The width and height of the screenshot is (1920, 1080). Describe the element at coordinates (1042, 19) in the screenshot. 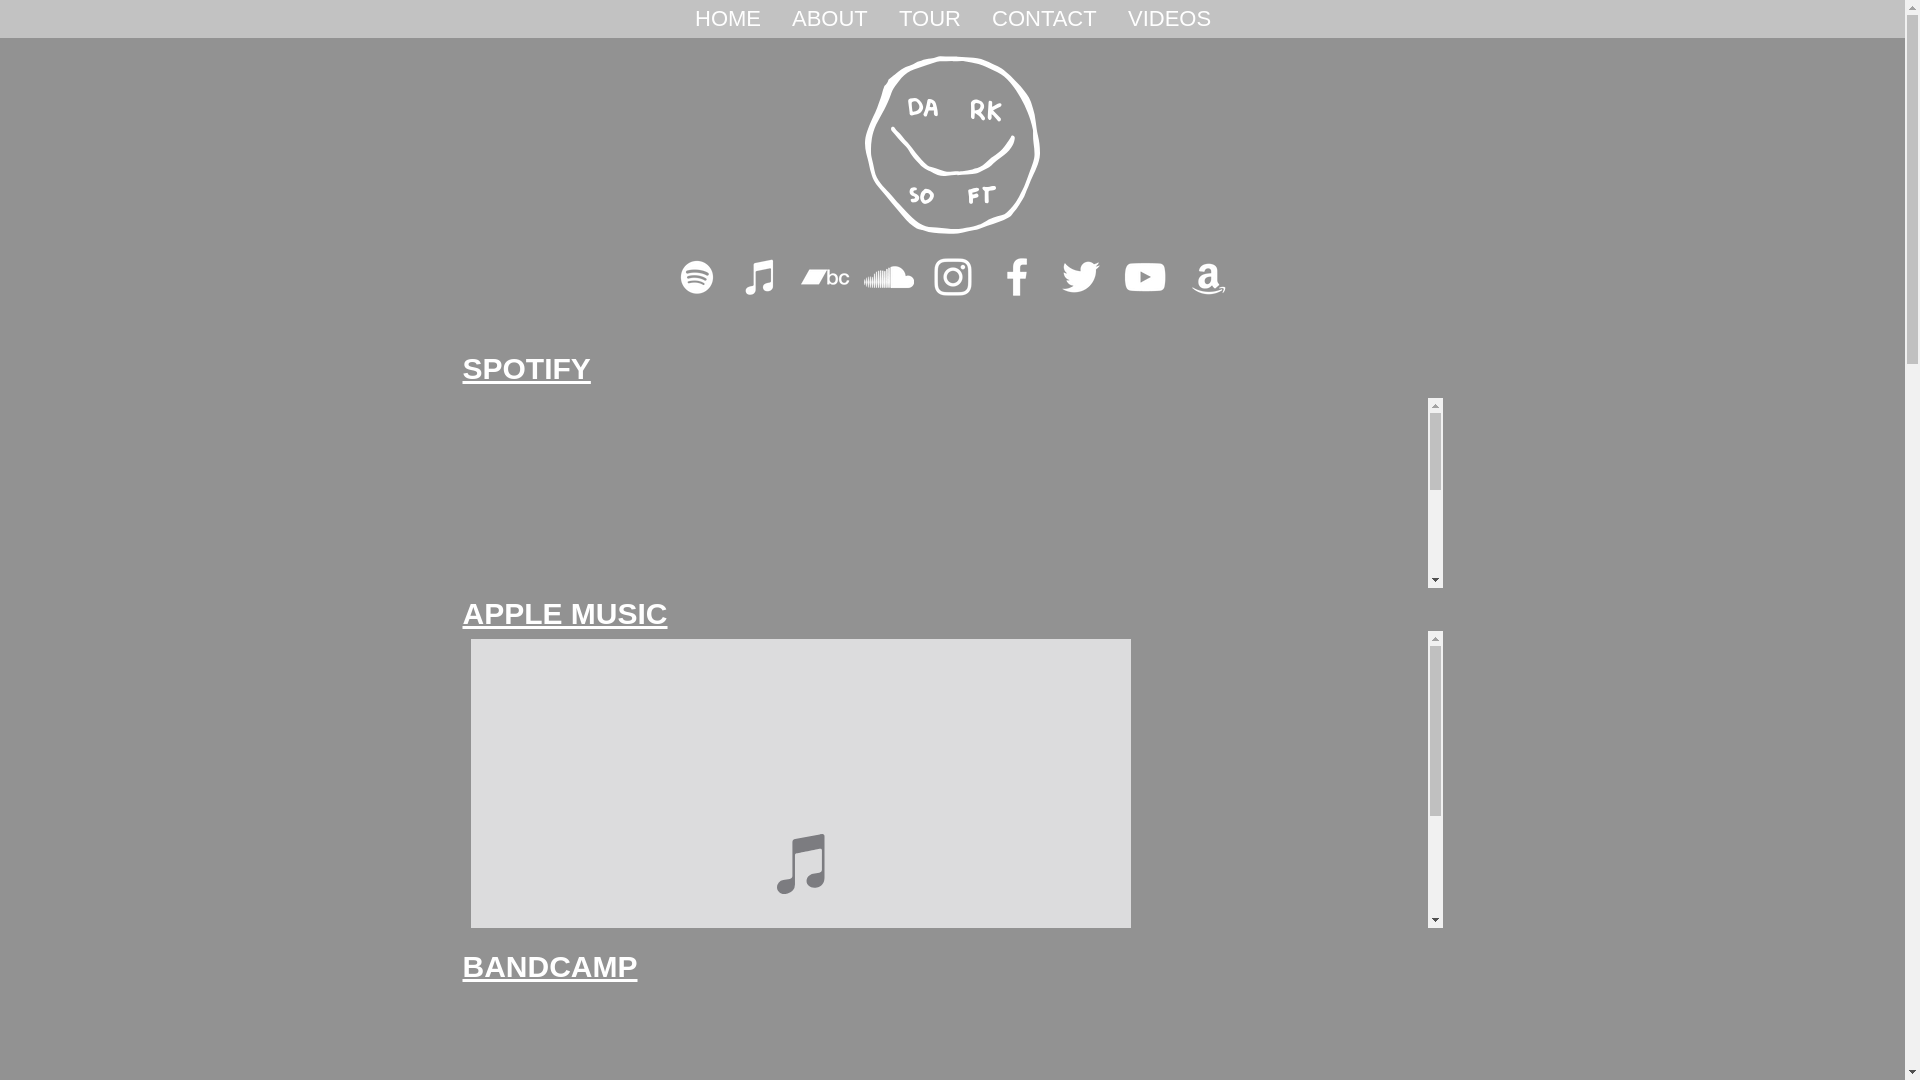

I see `'CONTACT'` at that location.